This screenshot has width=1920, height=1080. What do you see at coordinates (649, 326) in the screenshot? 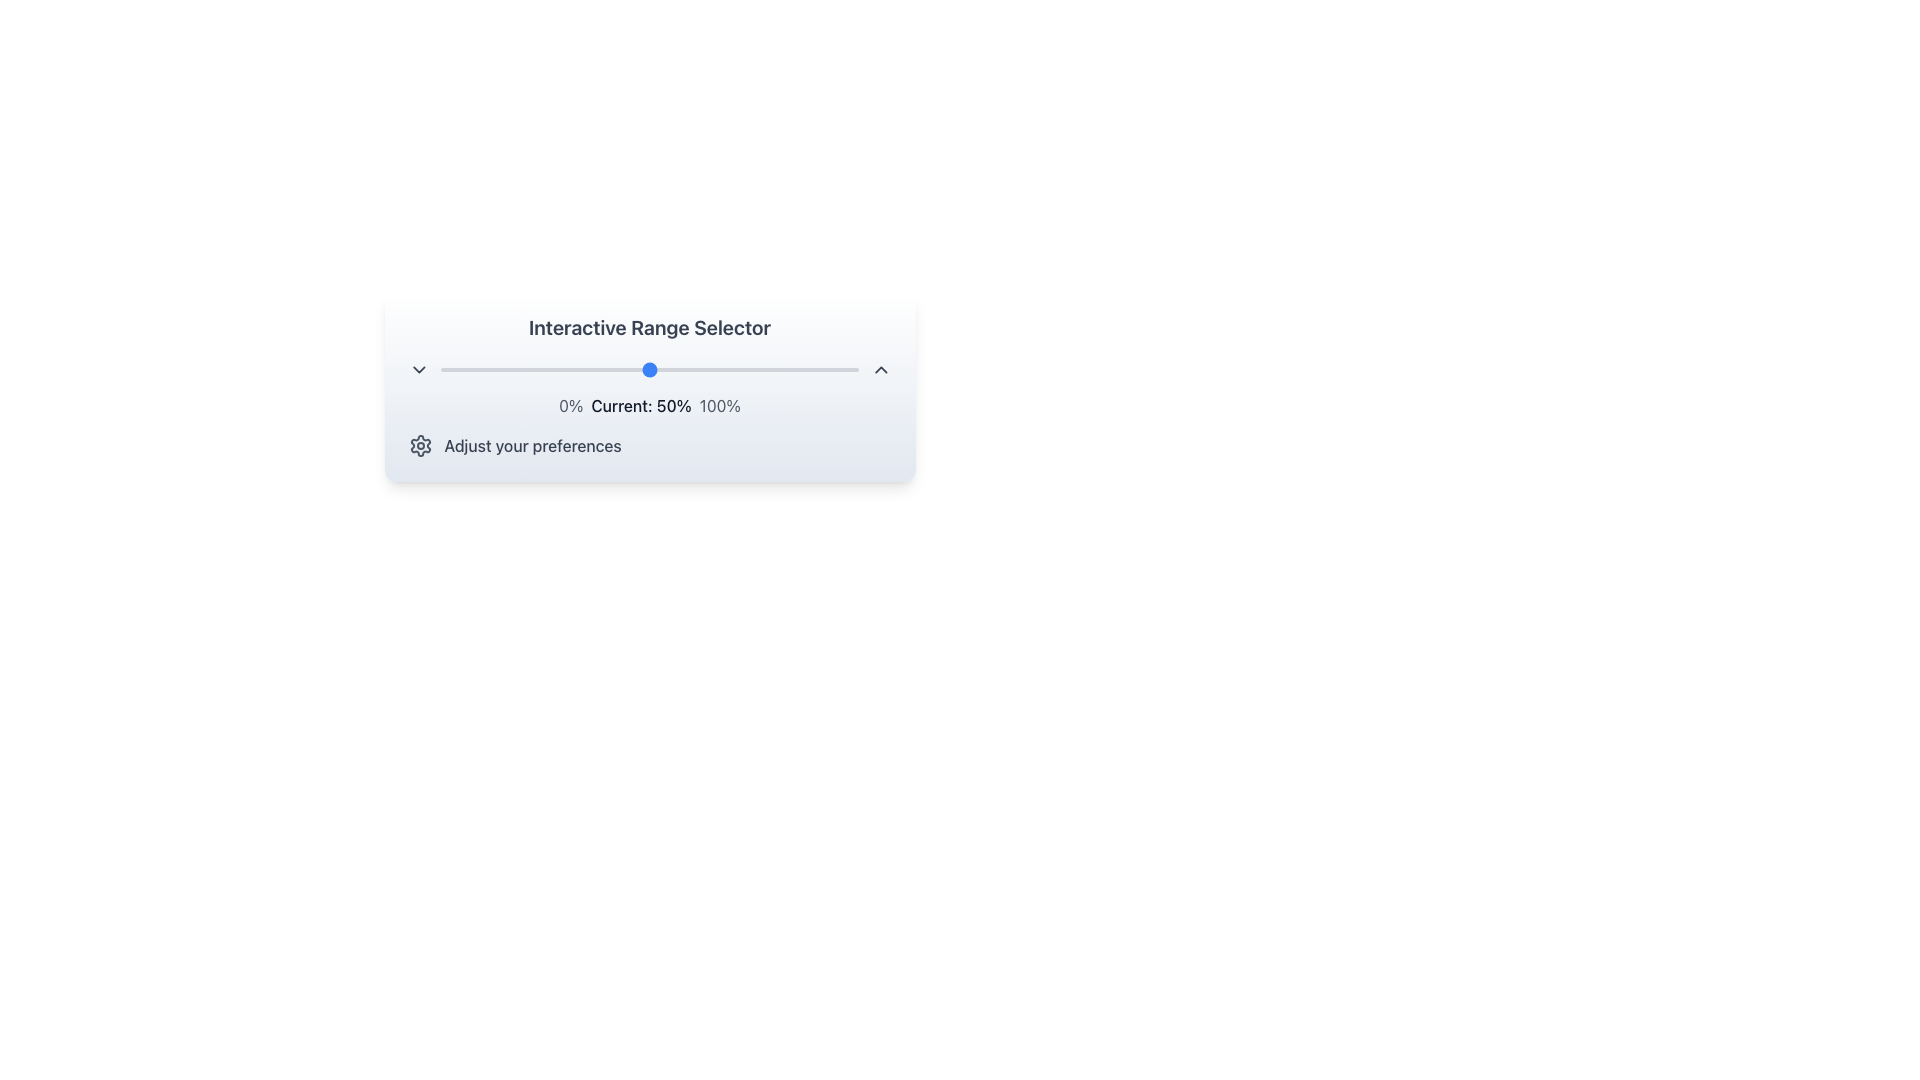
I see `the title text element located at the top of the card interface, which provides a clear description of the card's main functionality` at bounding box center [649, 326].